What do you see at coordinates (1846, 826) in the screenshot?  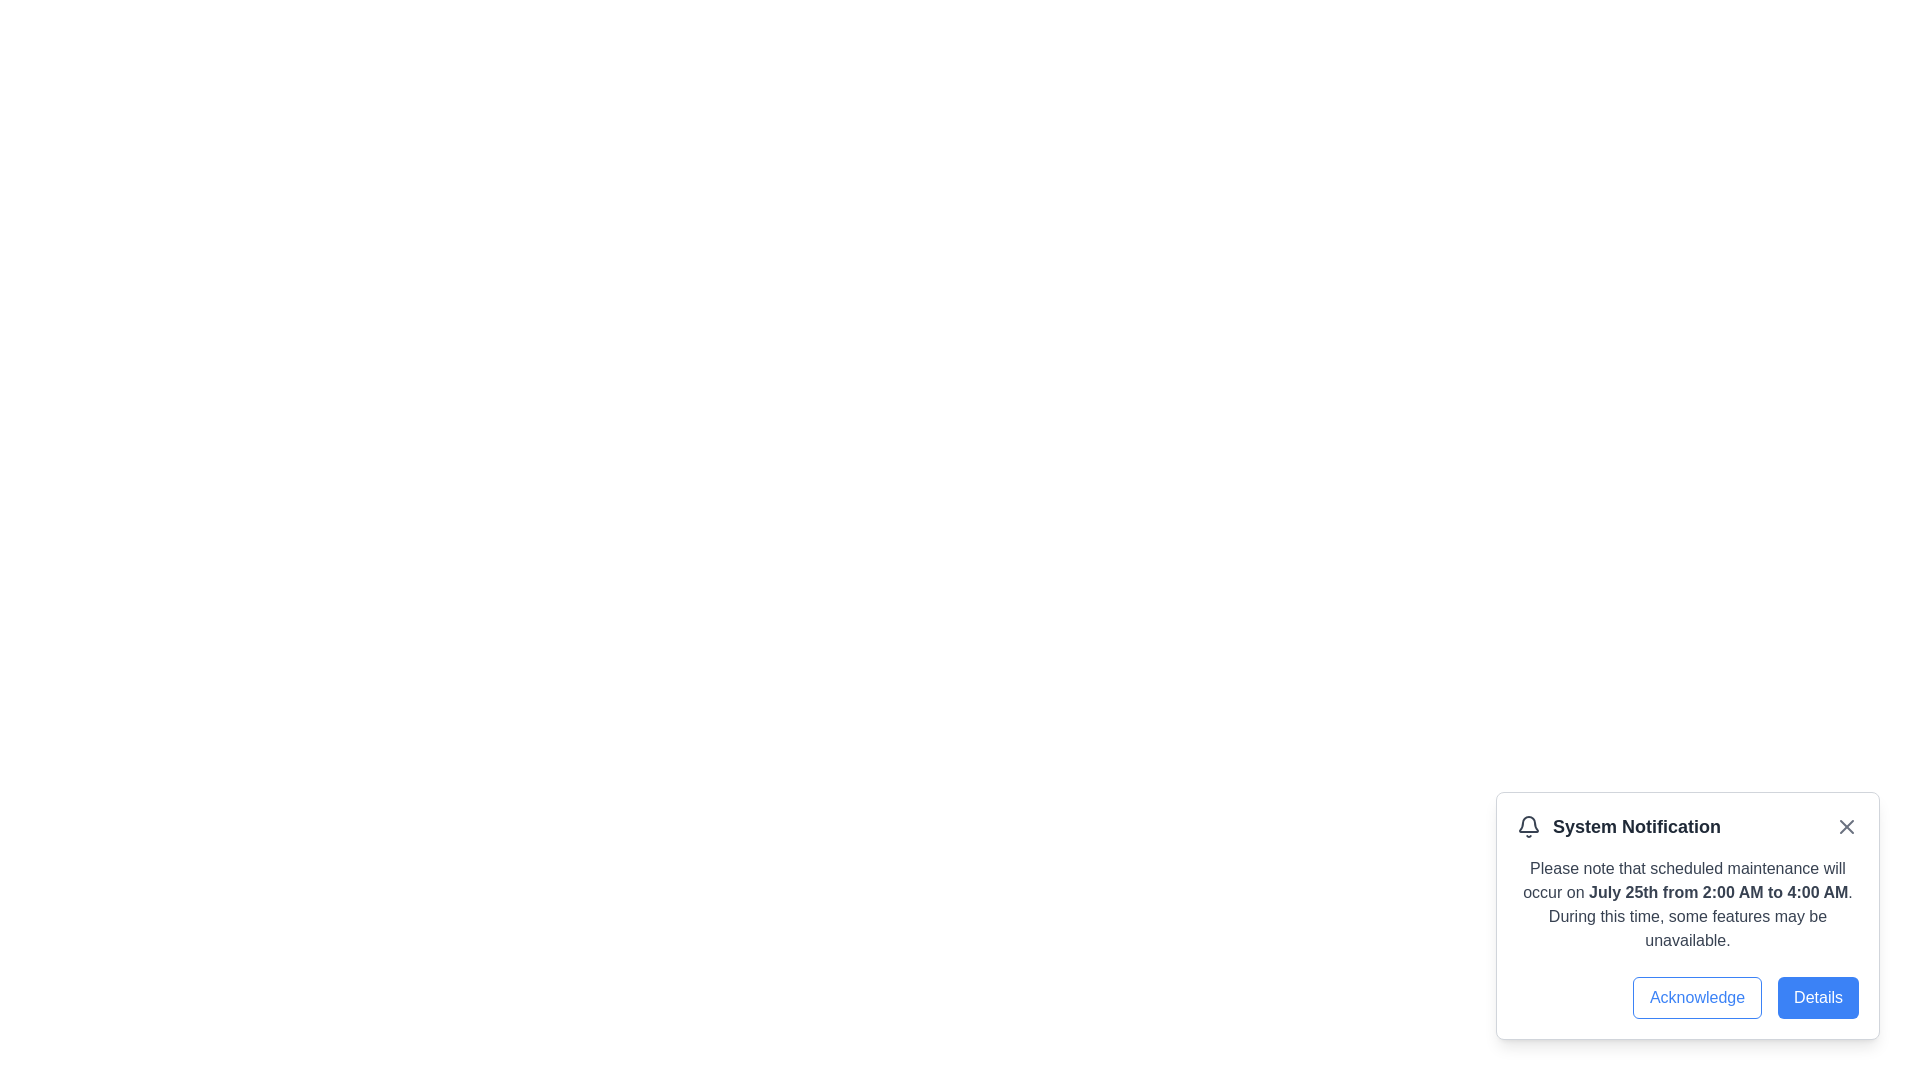 I see `the interactive button represented by an 'X' character at the top-right corner of the notification modal to change its color` at bounding box center [1846, 826].